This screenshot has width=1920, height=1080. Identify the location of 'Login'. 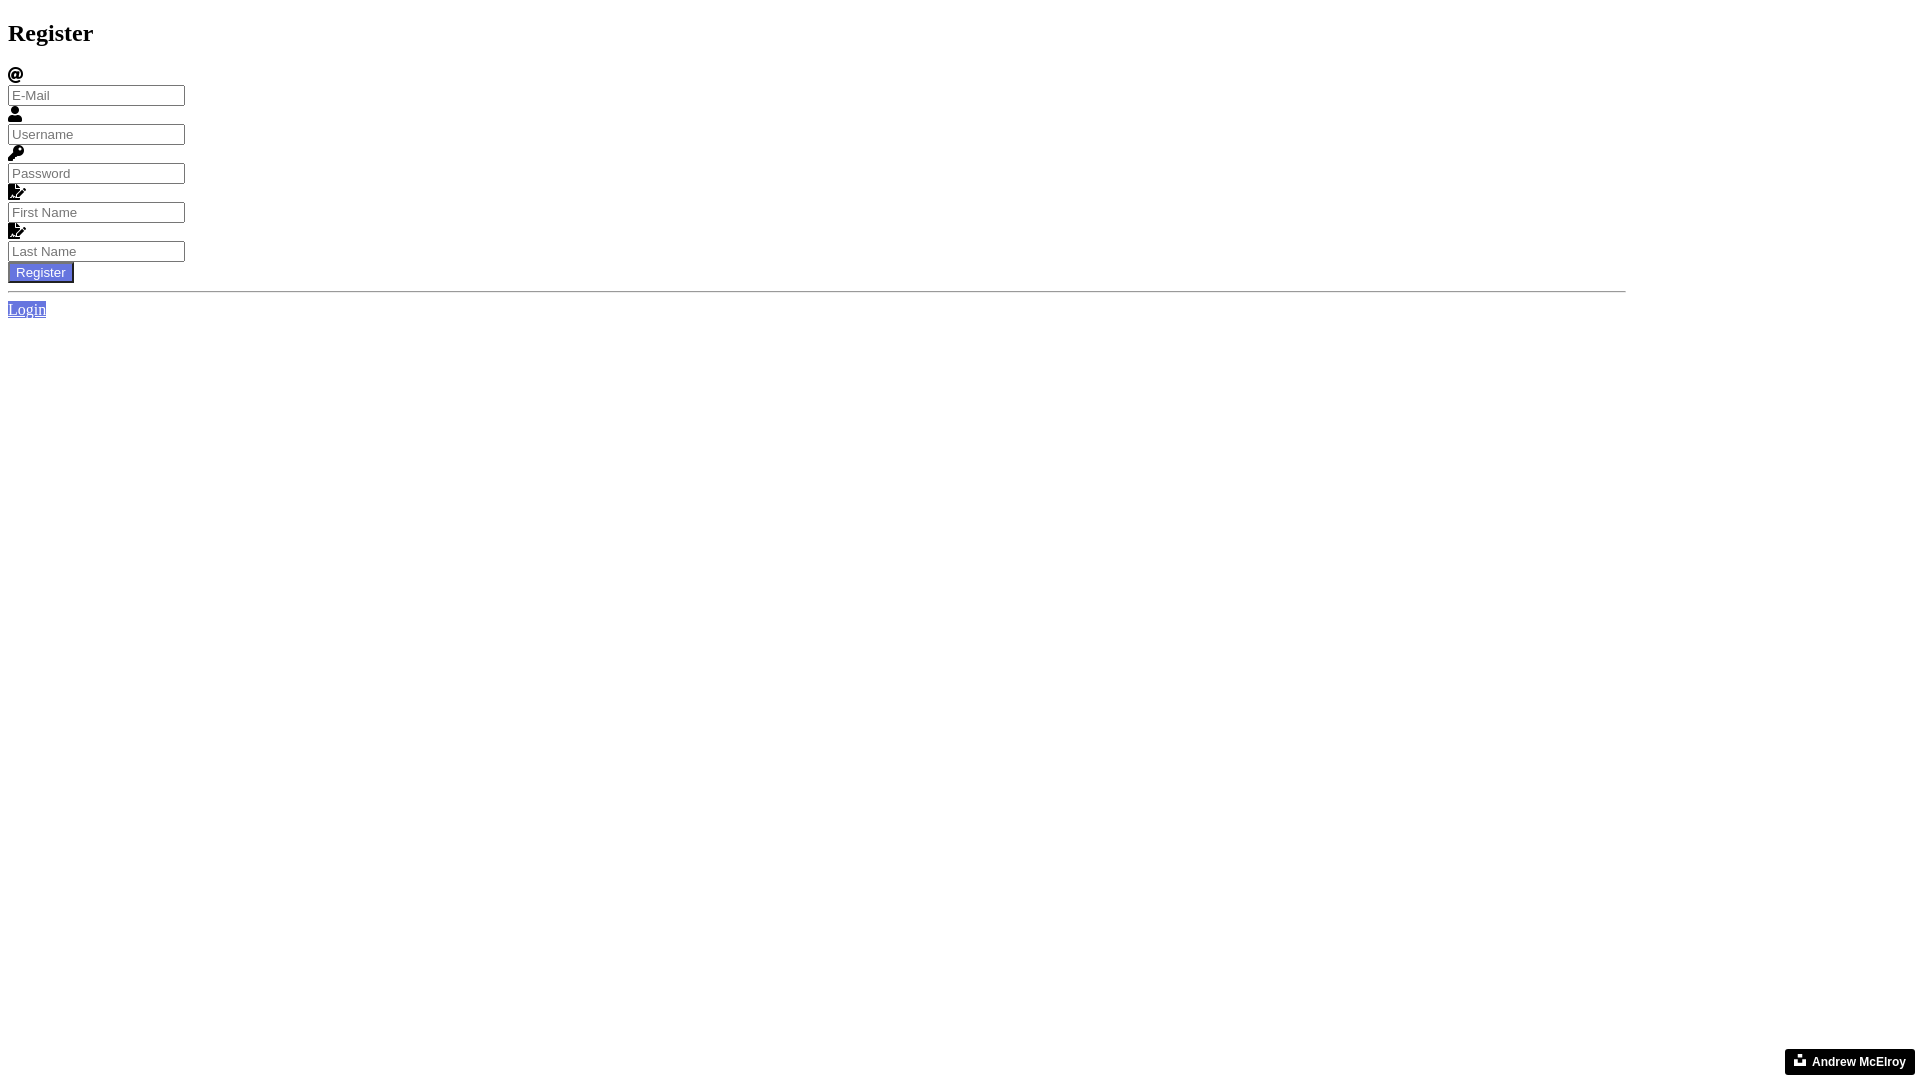
(27, 309).